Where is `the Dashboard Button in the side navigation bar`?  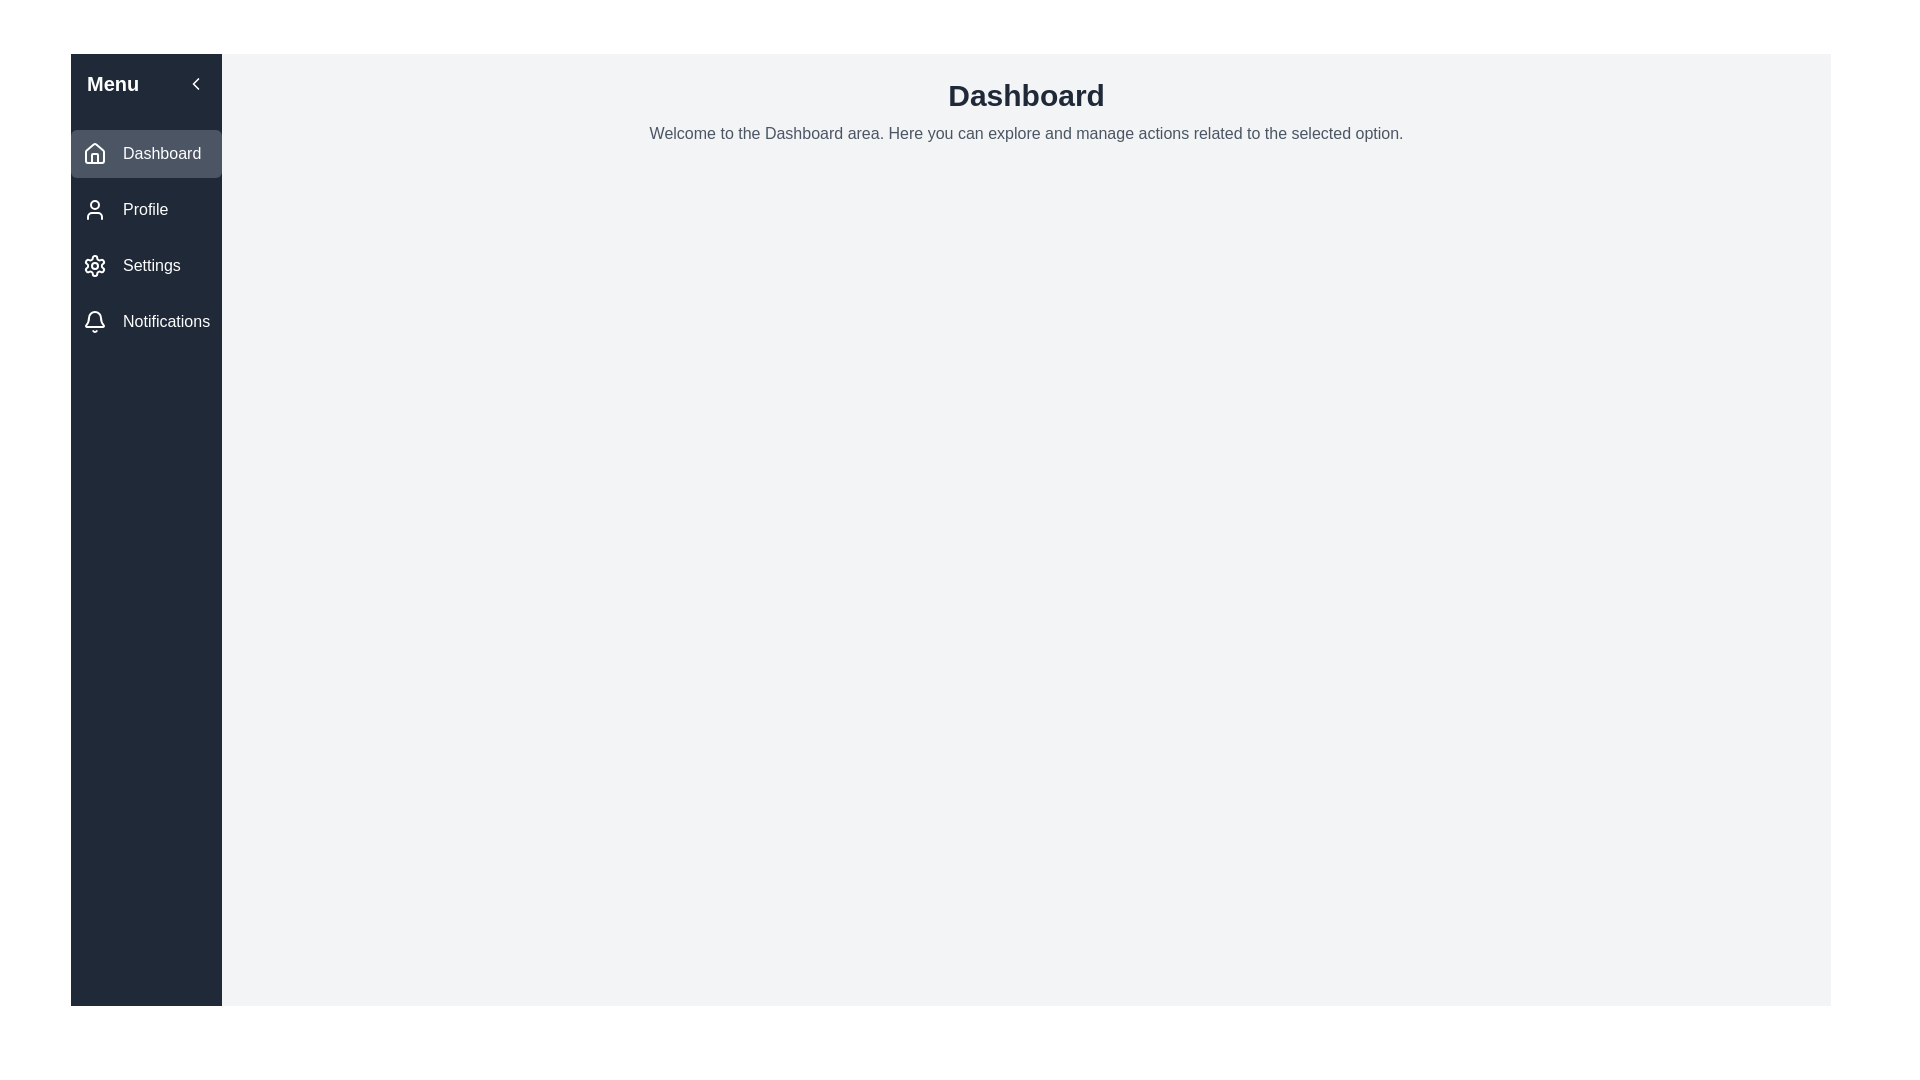 the Dashboard Button in the side navigation bar is located at coordinates (145, 153).